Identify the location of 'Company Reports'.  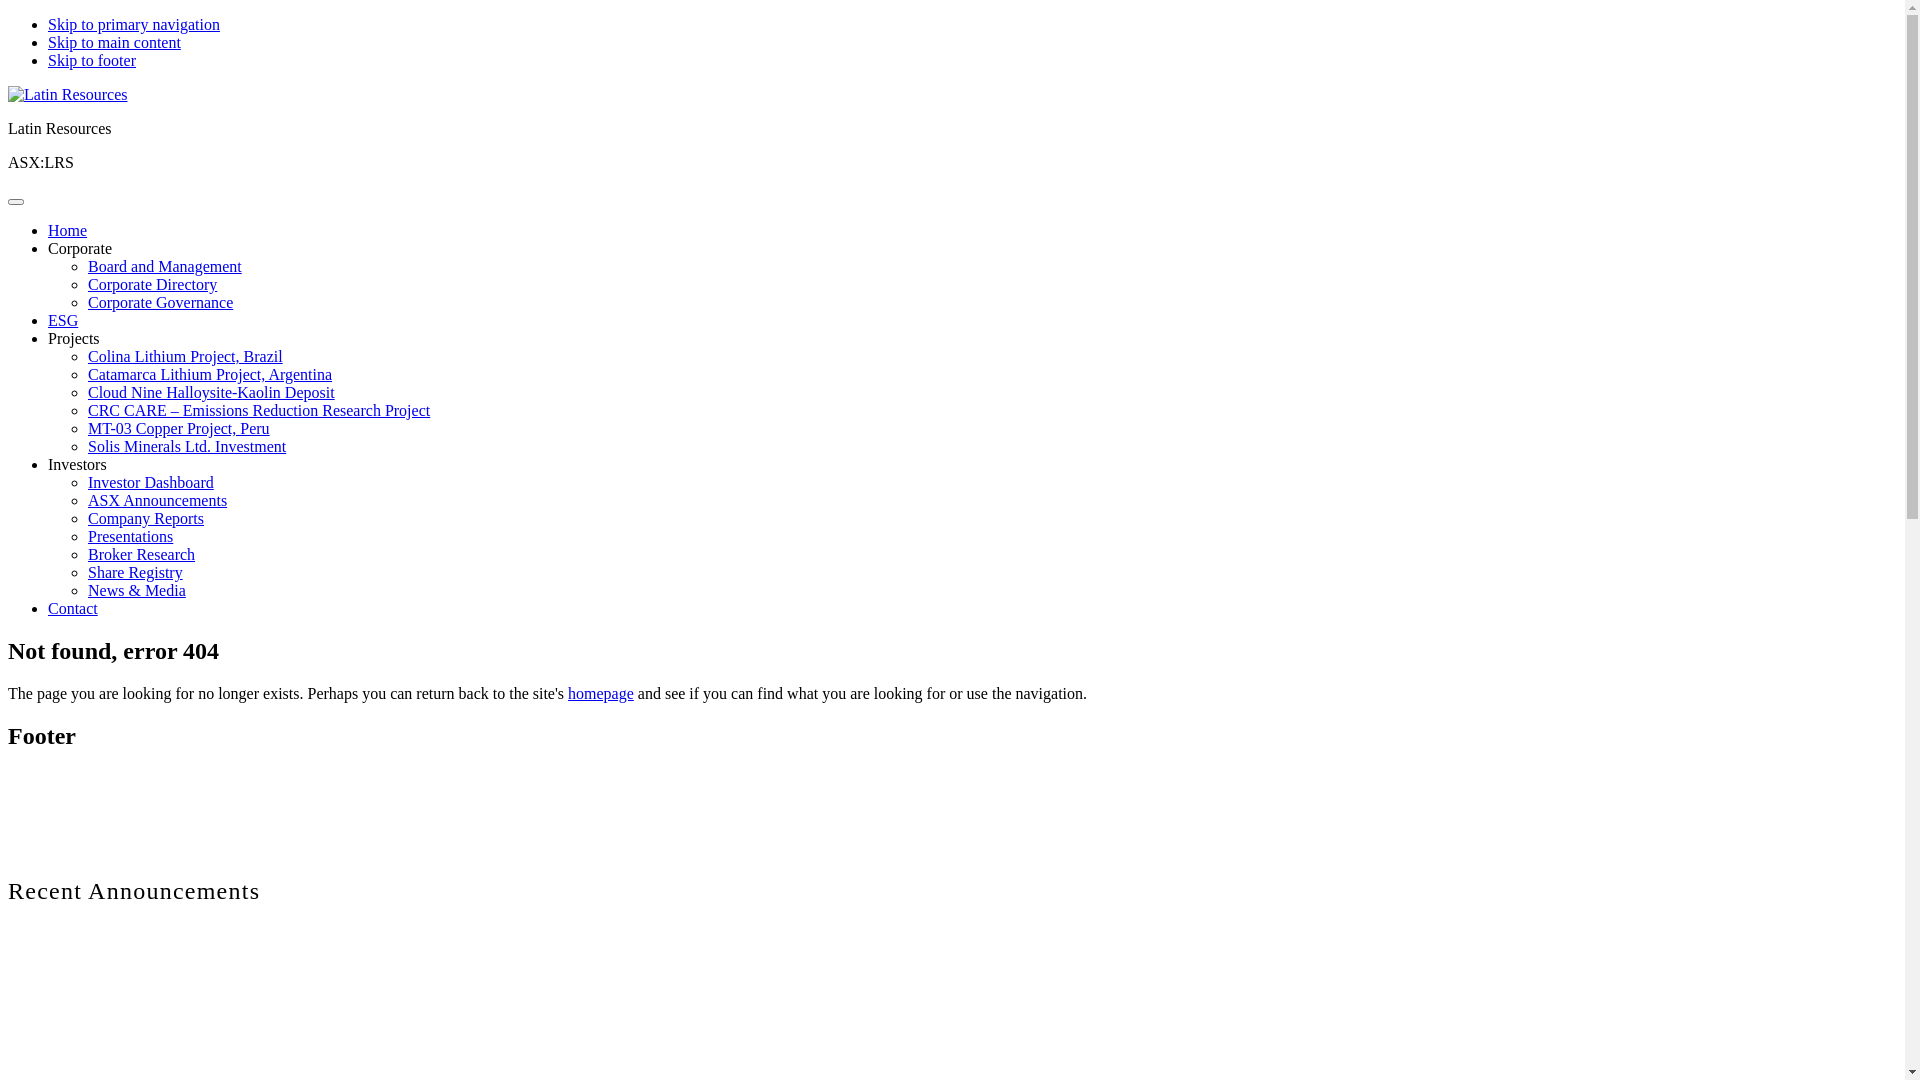
(144, 517).